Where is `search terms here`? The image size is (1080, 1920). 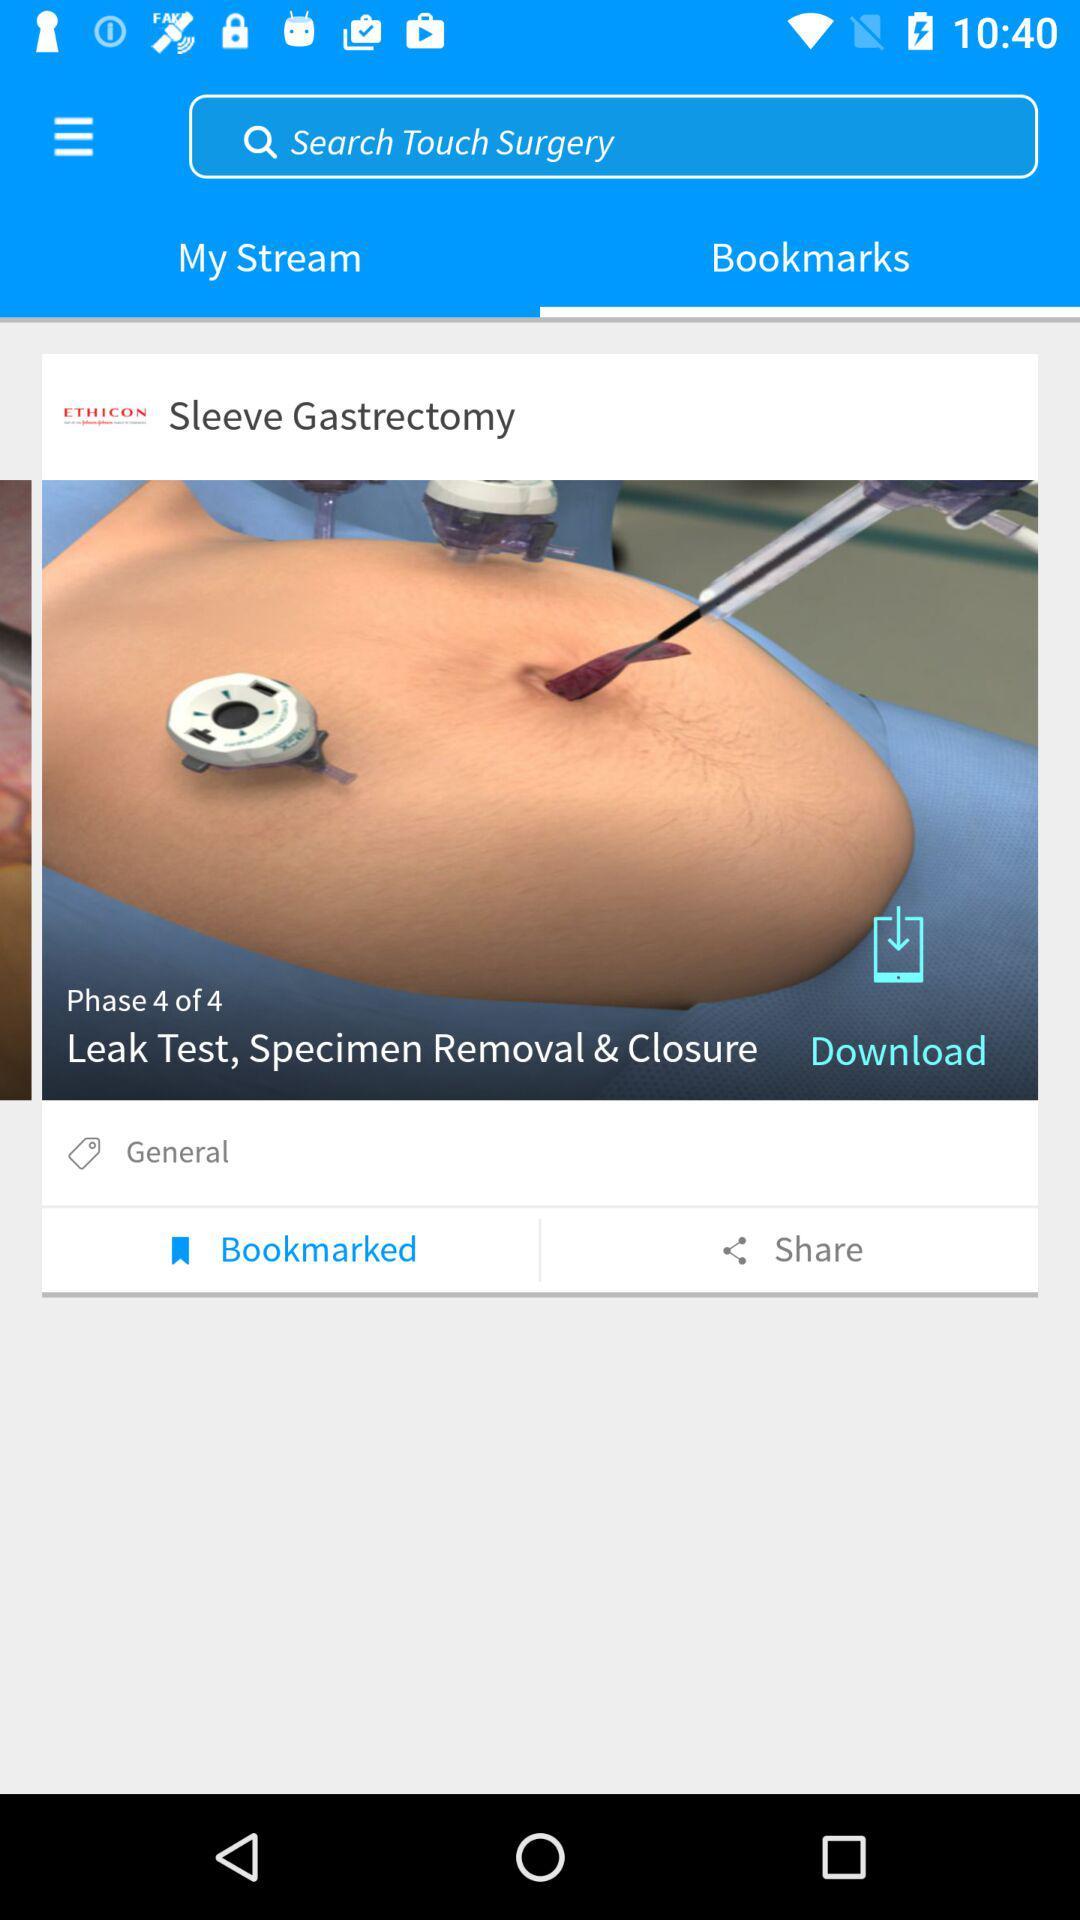 search terms here is located at coordinates (612, 133).